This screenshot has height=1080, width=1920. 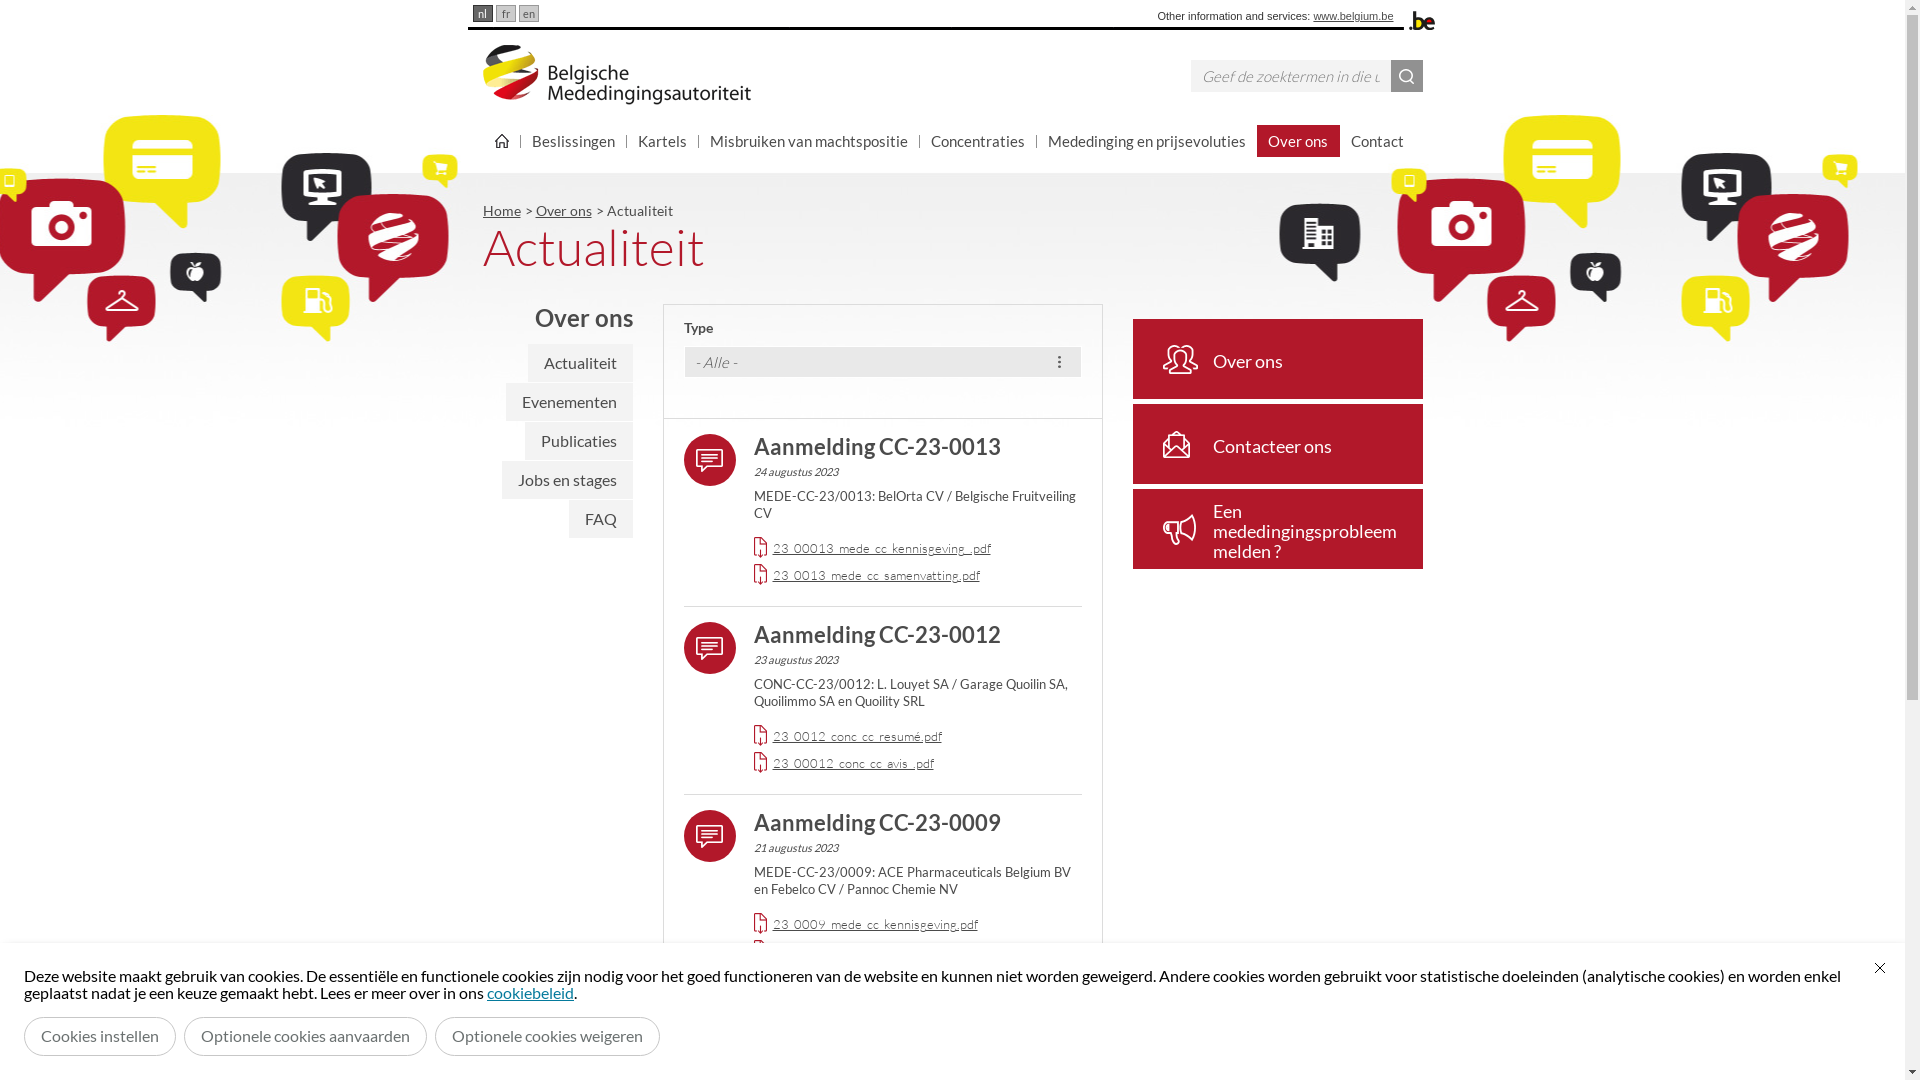 What do you see at coordinates (875, 950) in the screenshot?
I see `'23_0009_mede_cc_samenvatting.pdf'` at bounding box center [875, 950].